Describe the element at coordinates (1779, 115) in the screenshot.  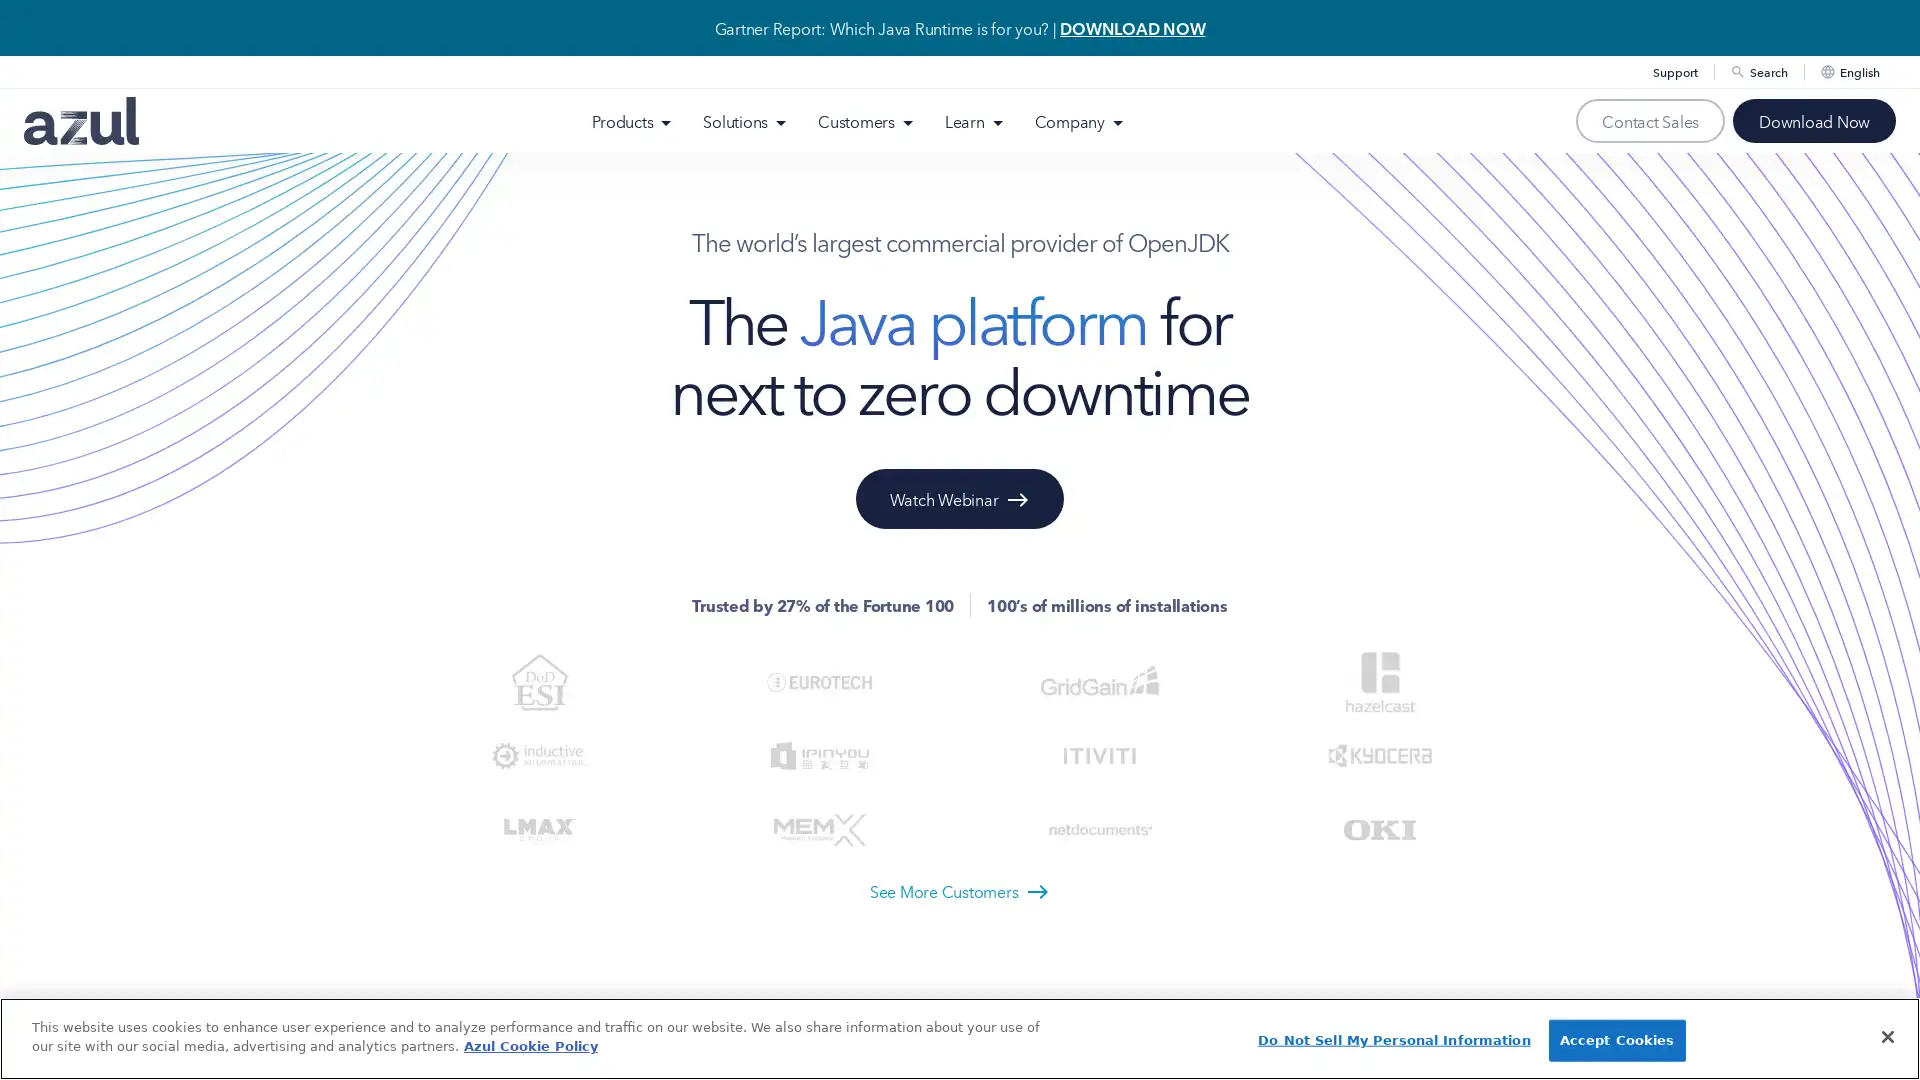
I see `Search` at that location.